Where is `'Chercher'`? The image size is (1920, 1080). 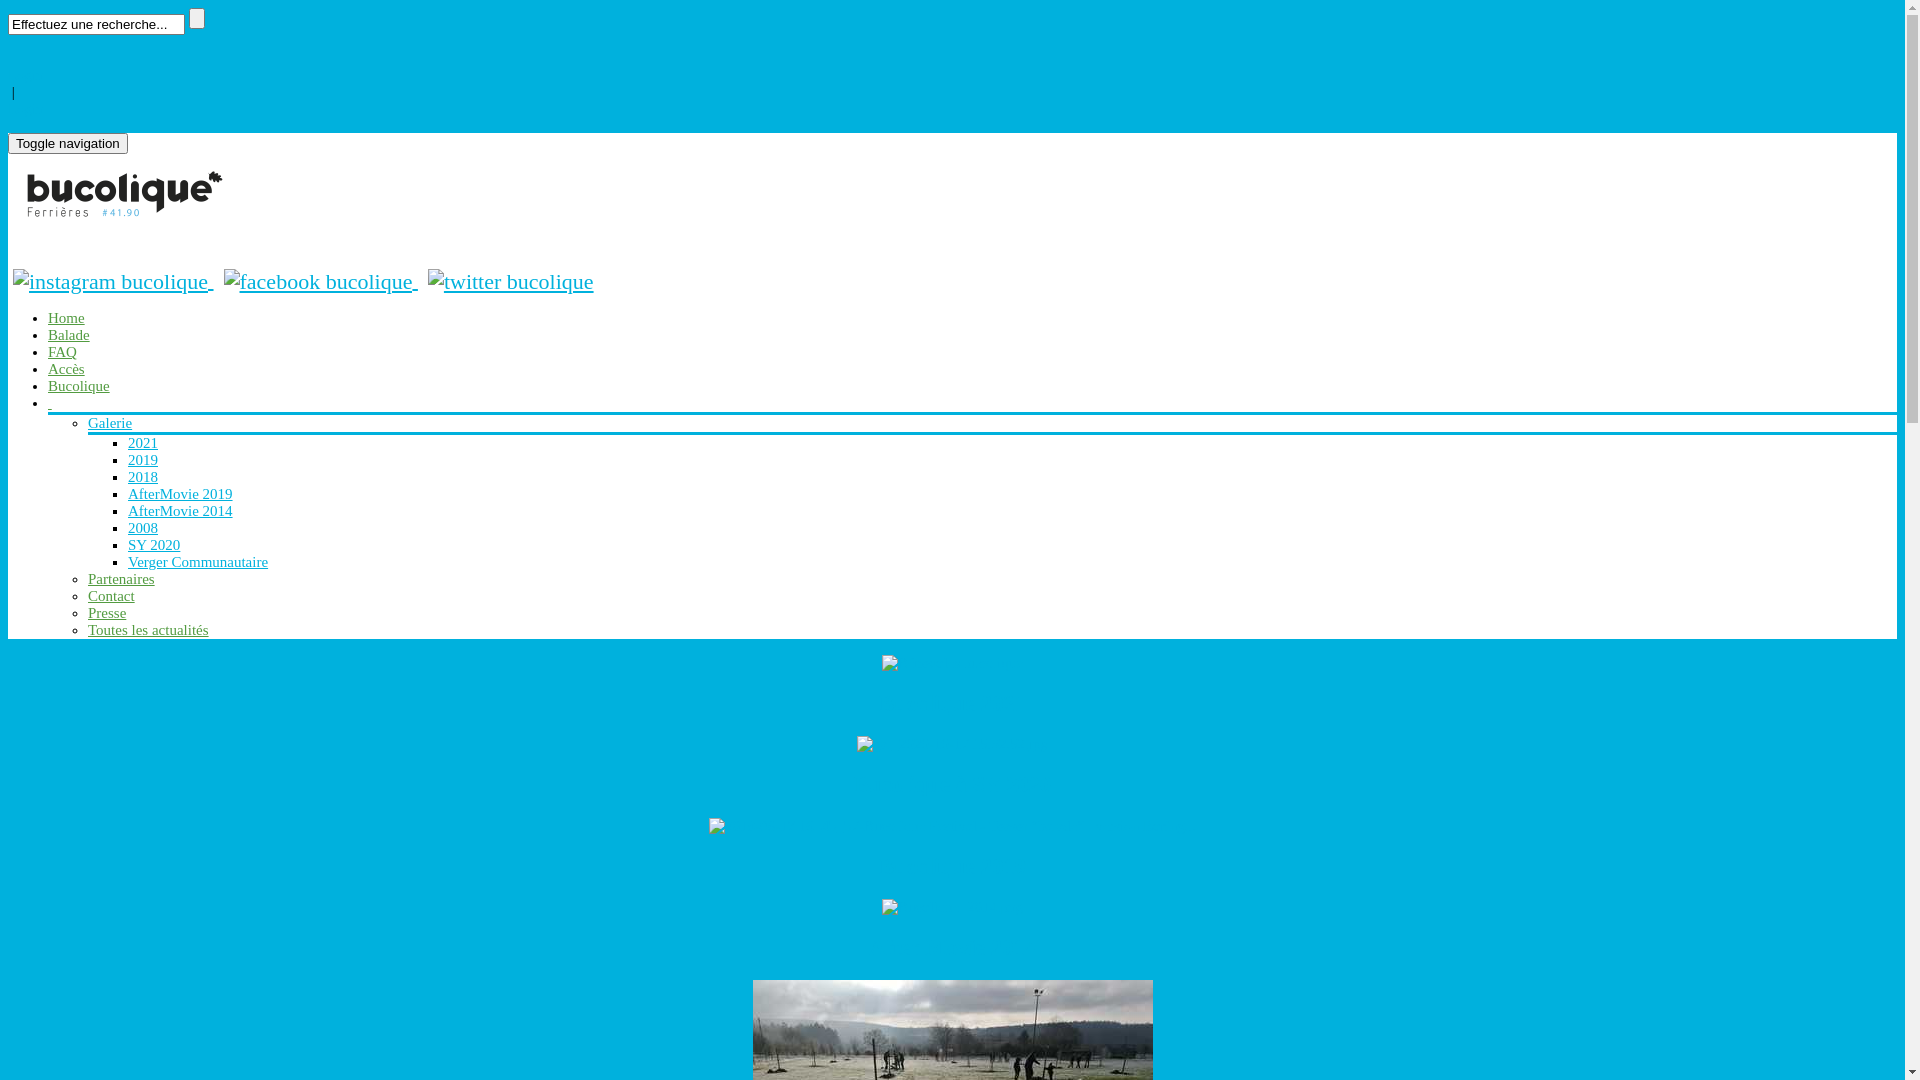
'Chercher' is located at coordinates (196, 18).